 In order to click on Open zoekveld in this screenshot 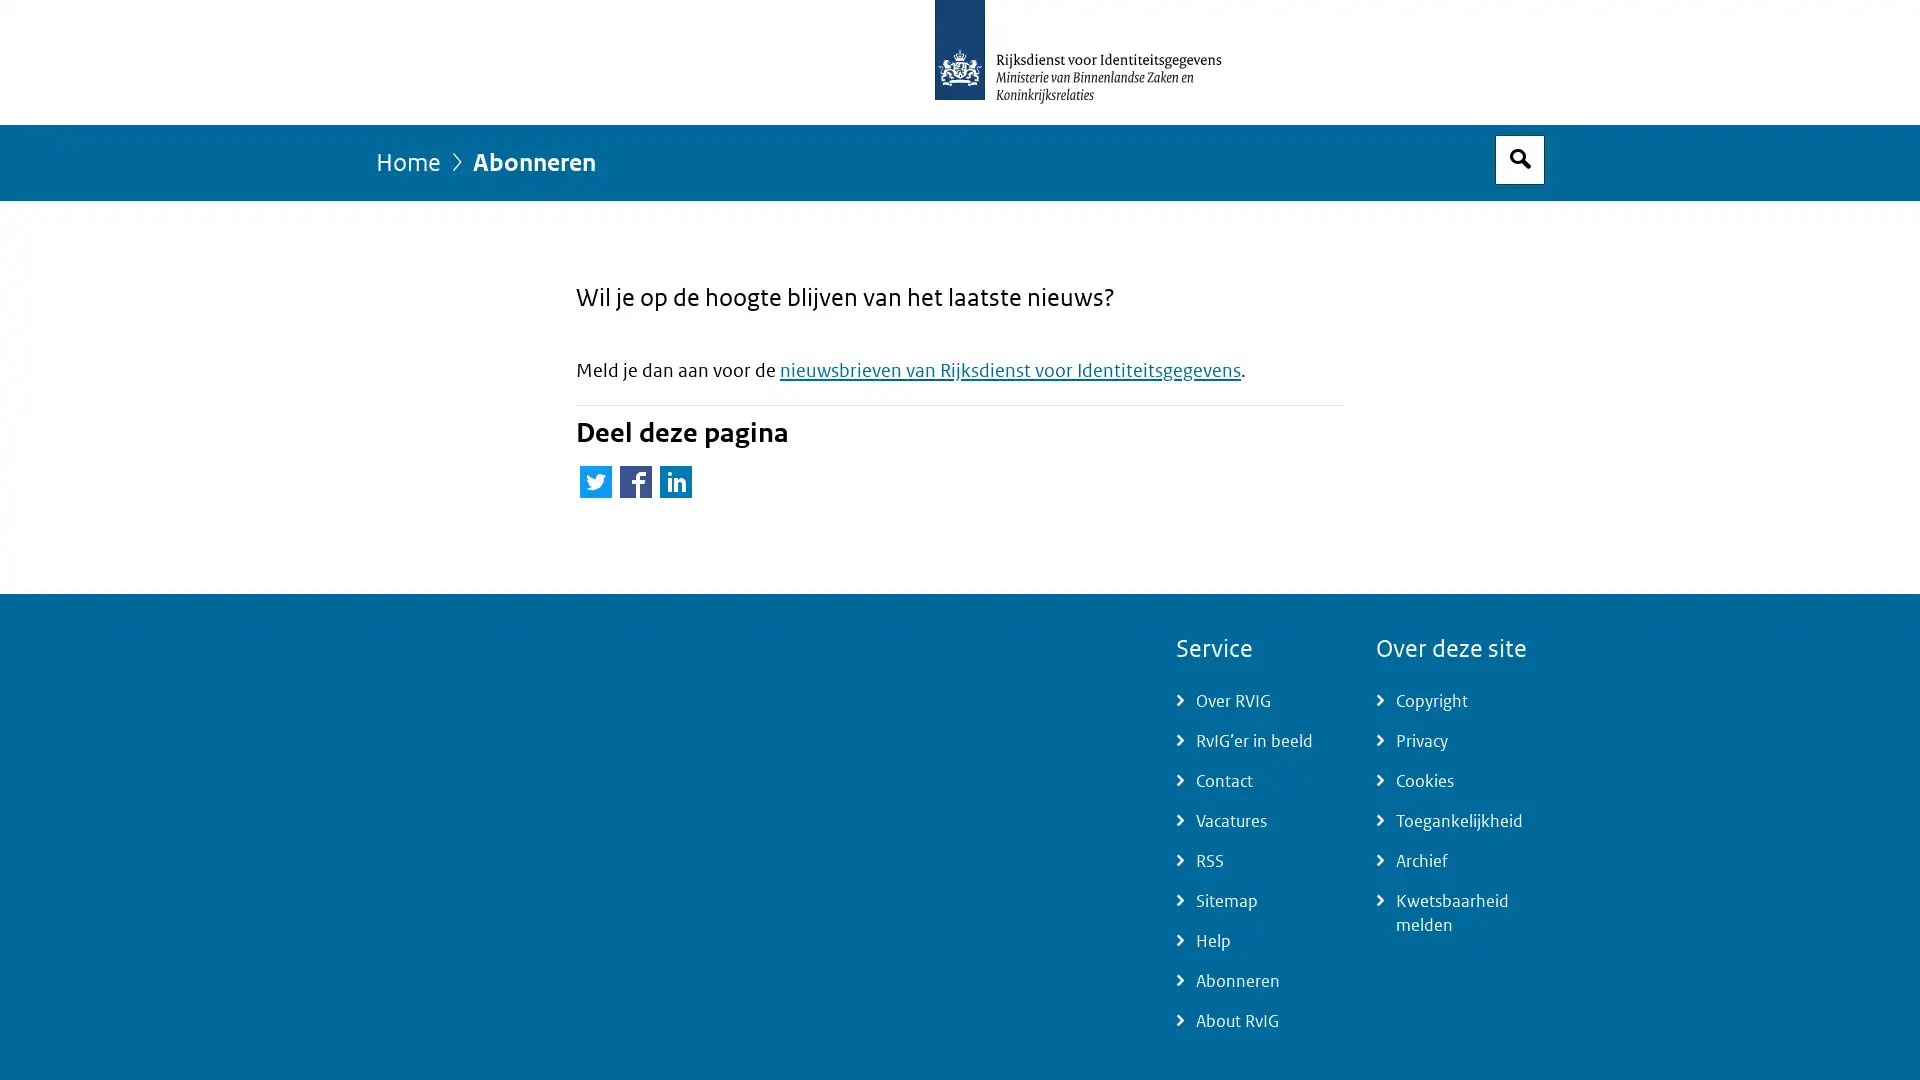, I will do `click(1520, 158)`.